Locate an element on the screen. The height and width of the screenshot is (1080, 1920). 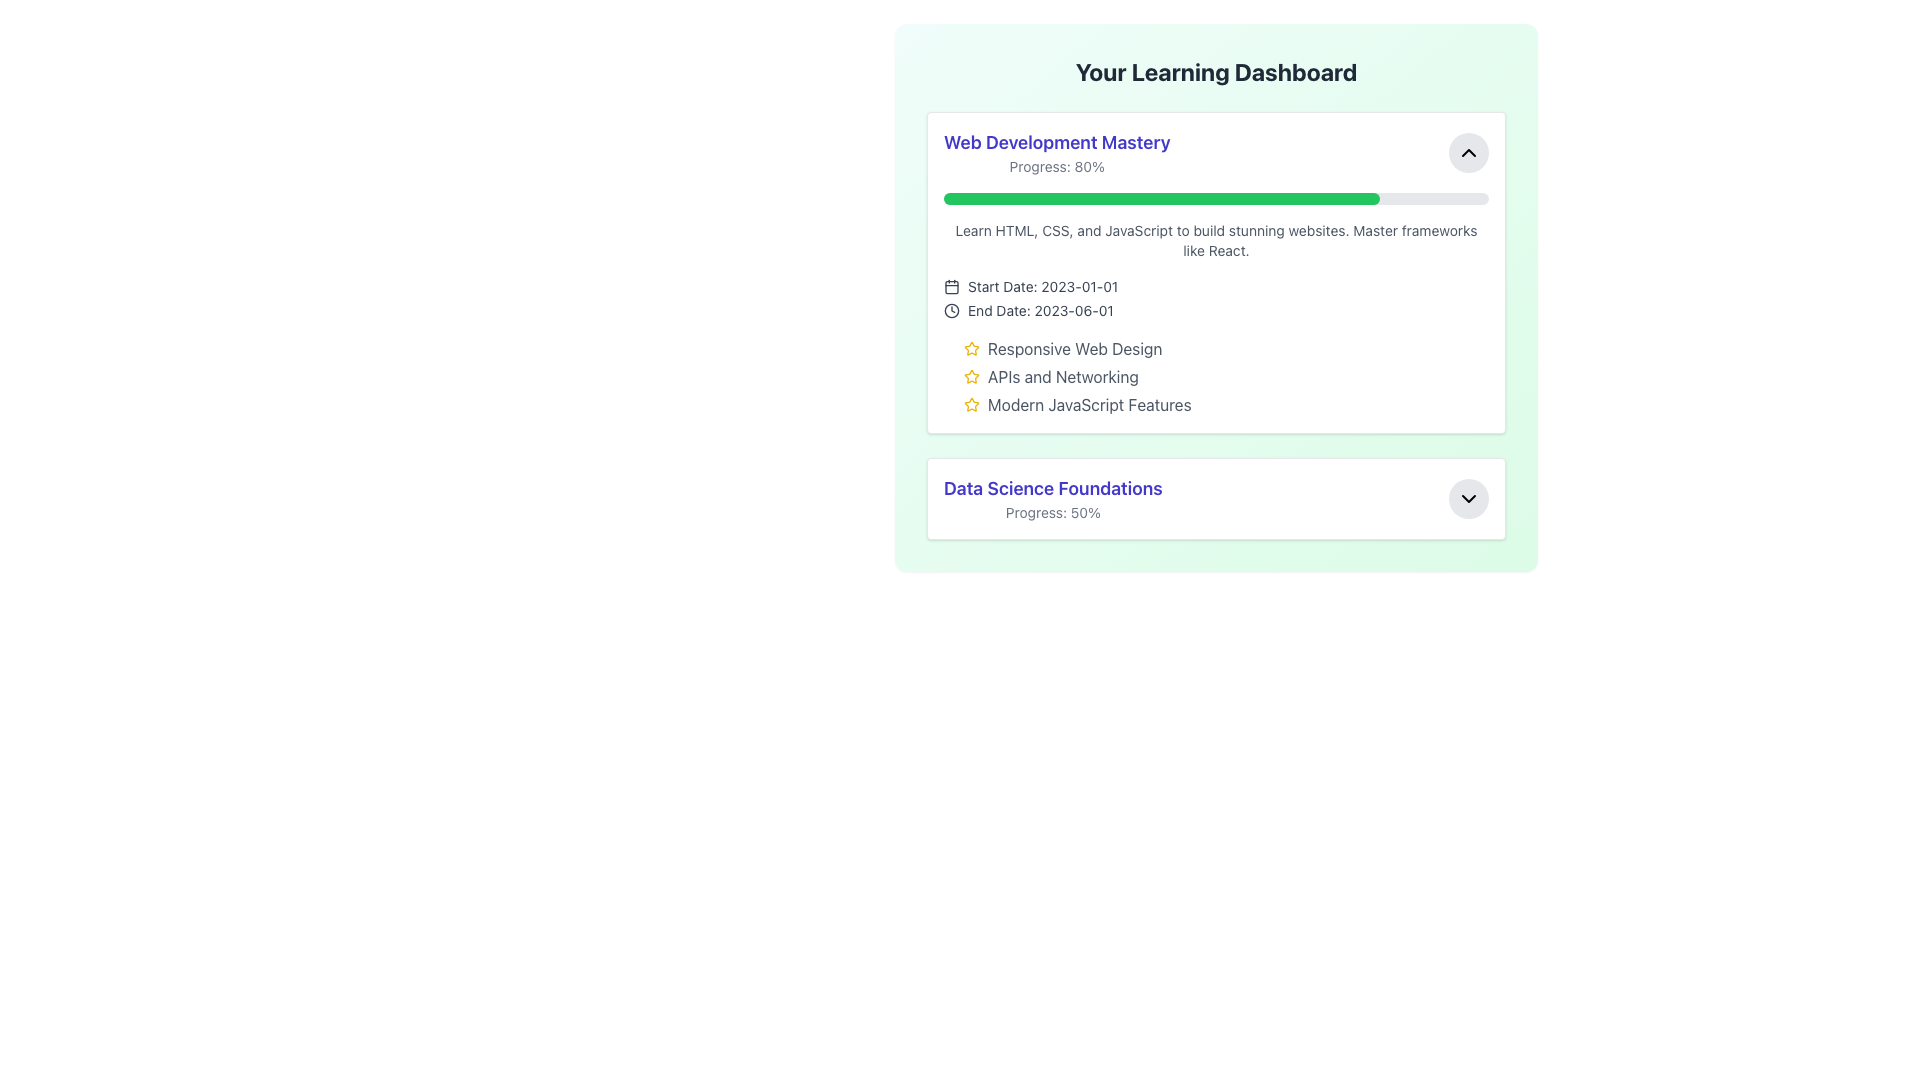
the small calendar icon, which is an outlined square with two vertical marks, located left of the text 'Start Date: 2023-01-01' in the 'Web Development Mastery' section is located at coordinates (950, 286).